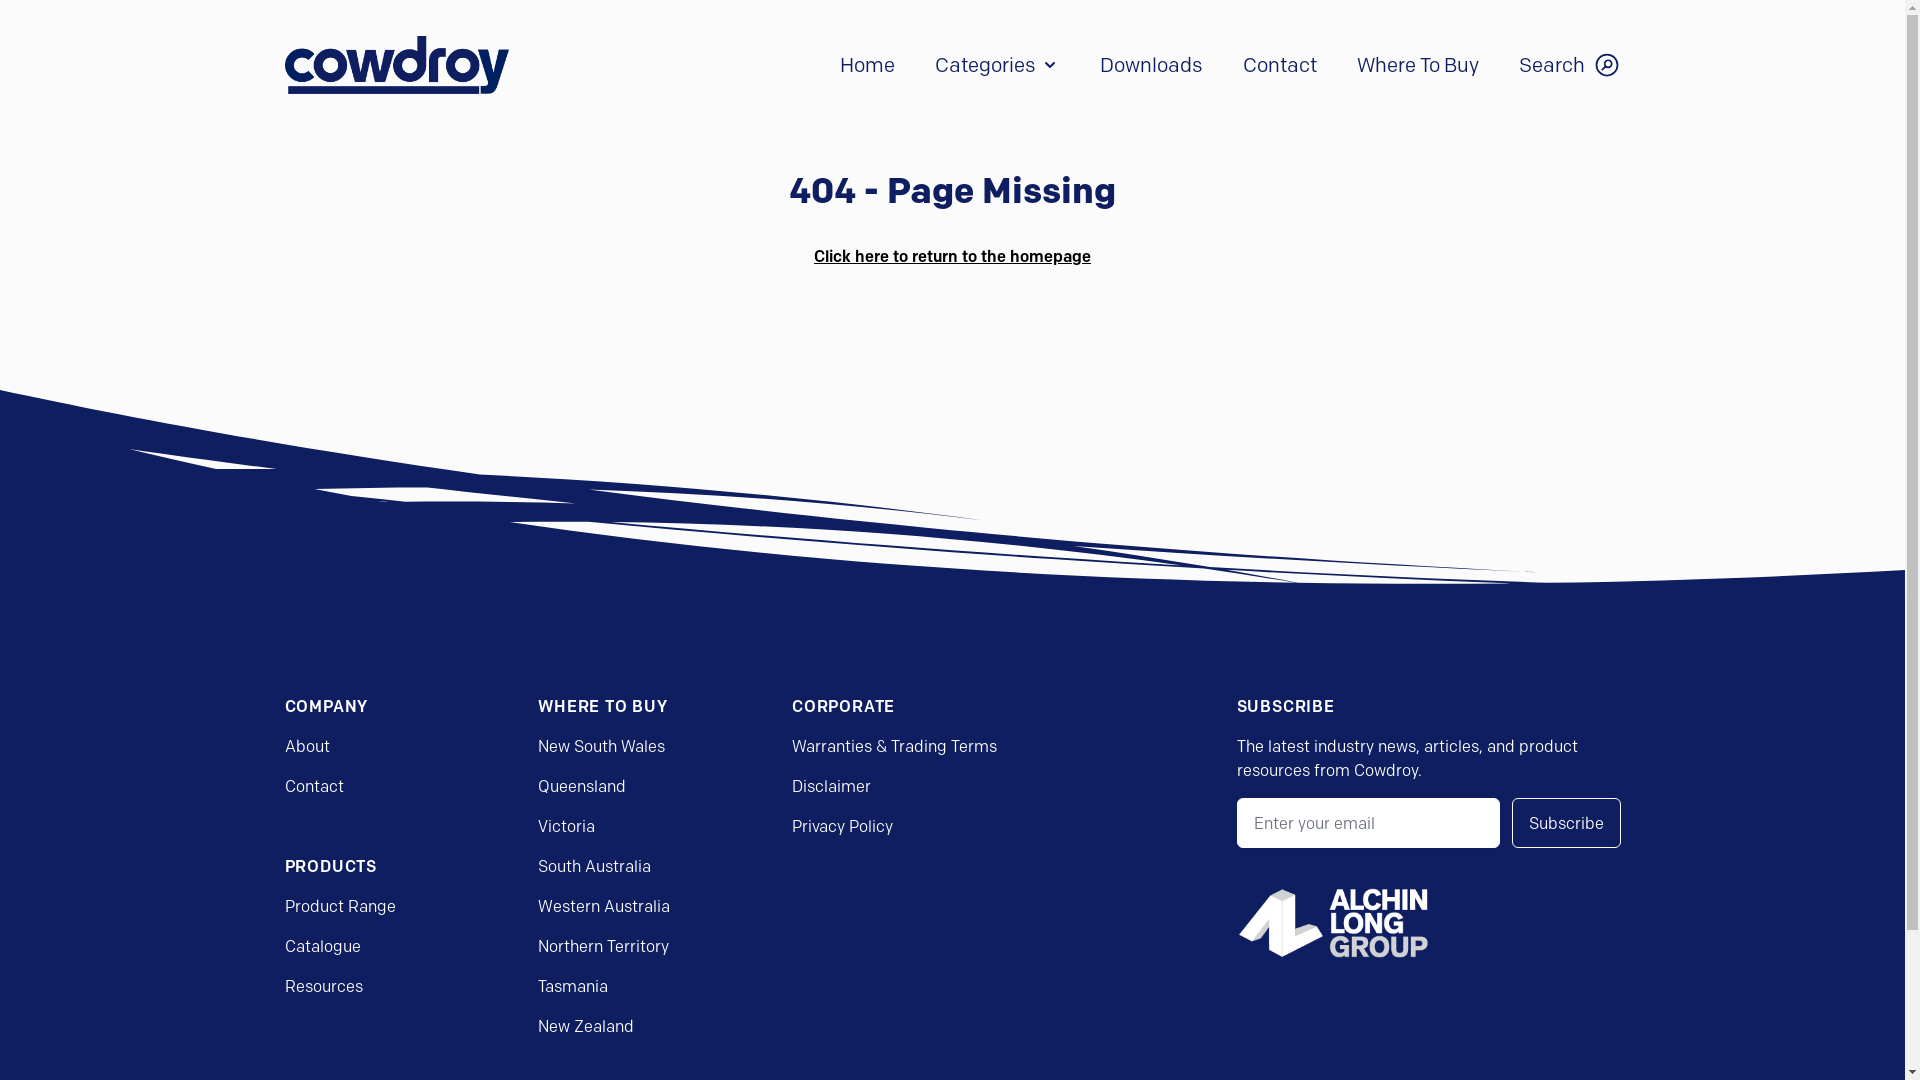 This screenshot has height=1080, width=1920. Describe the element at coordinates (1415, 64) in the screenshot. I see `'Where To Buy'` at that location.